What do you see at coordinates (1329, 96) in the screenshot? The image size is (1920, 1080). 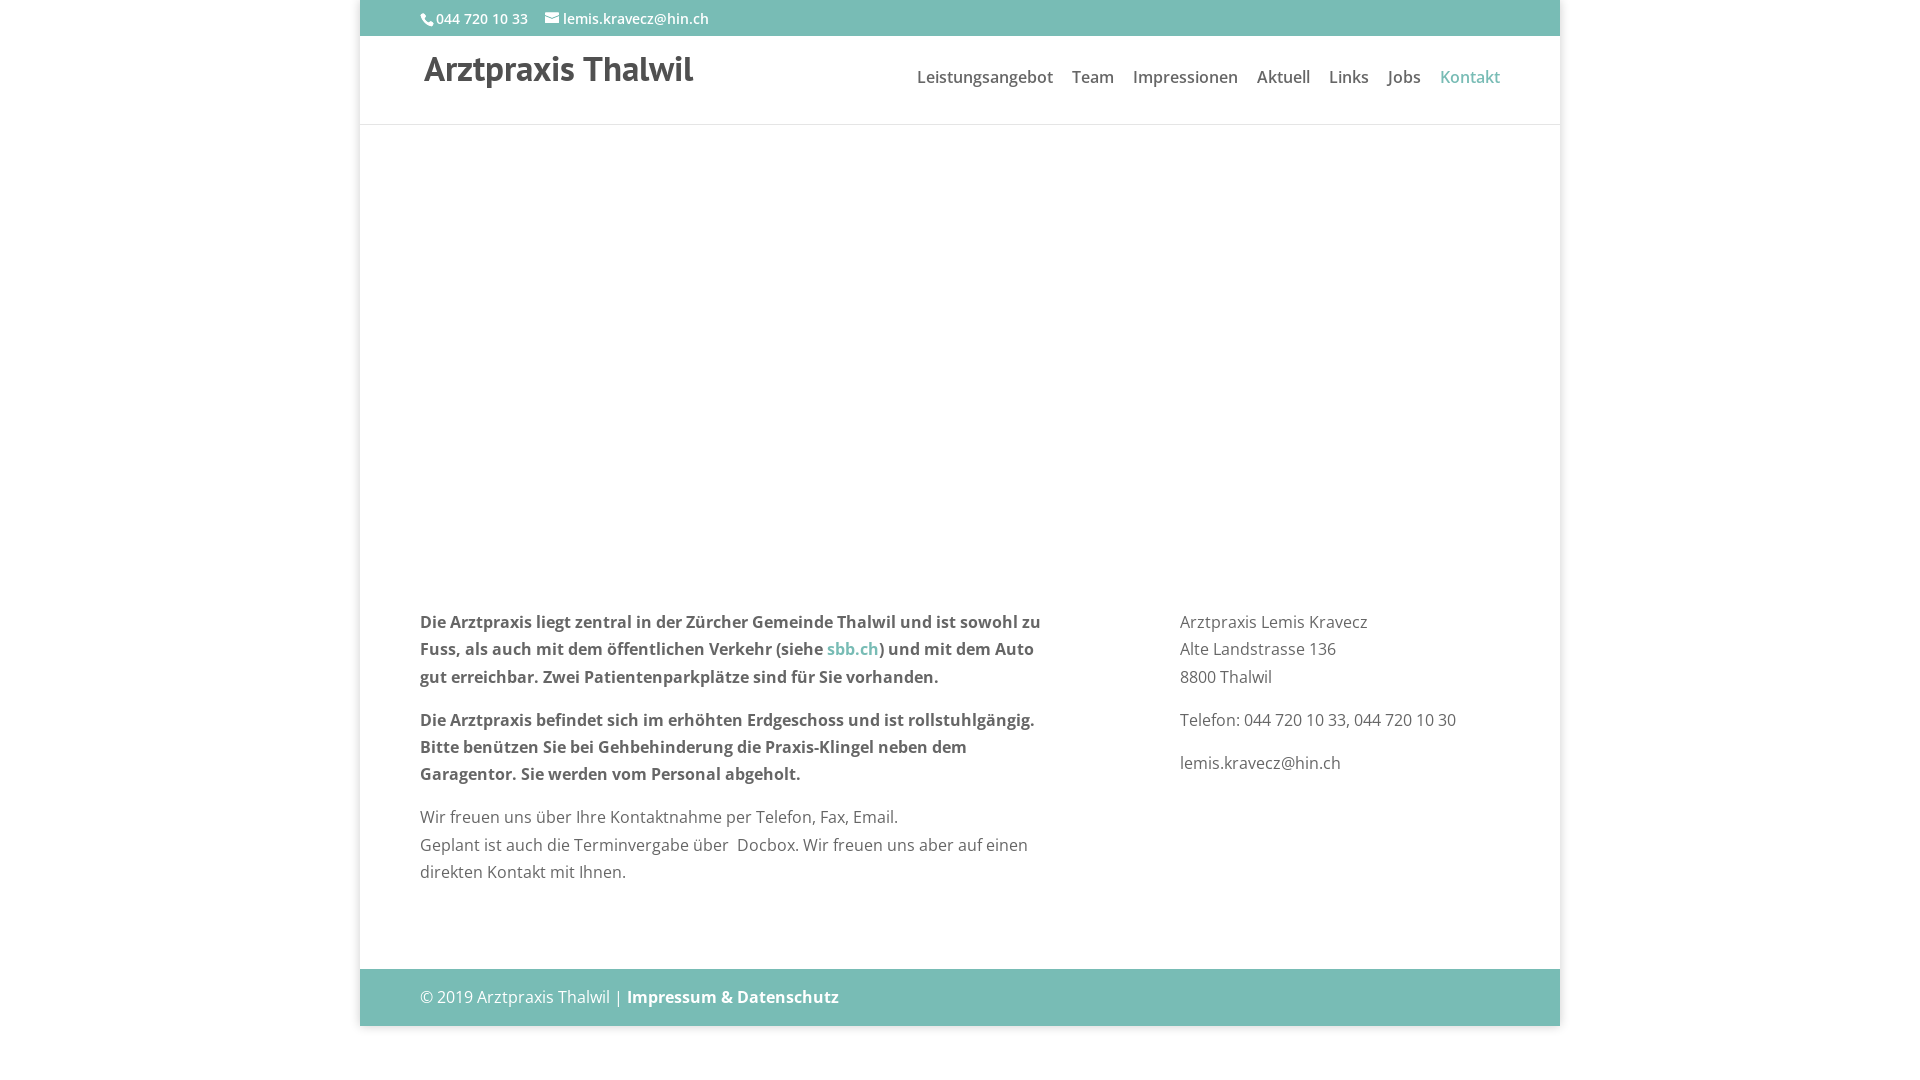 I see `'Links'` at bounding box center [1329, 96].